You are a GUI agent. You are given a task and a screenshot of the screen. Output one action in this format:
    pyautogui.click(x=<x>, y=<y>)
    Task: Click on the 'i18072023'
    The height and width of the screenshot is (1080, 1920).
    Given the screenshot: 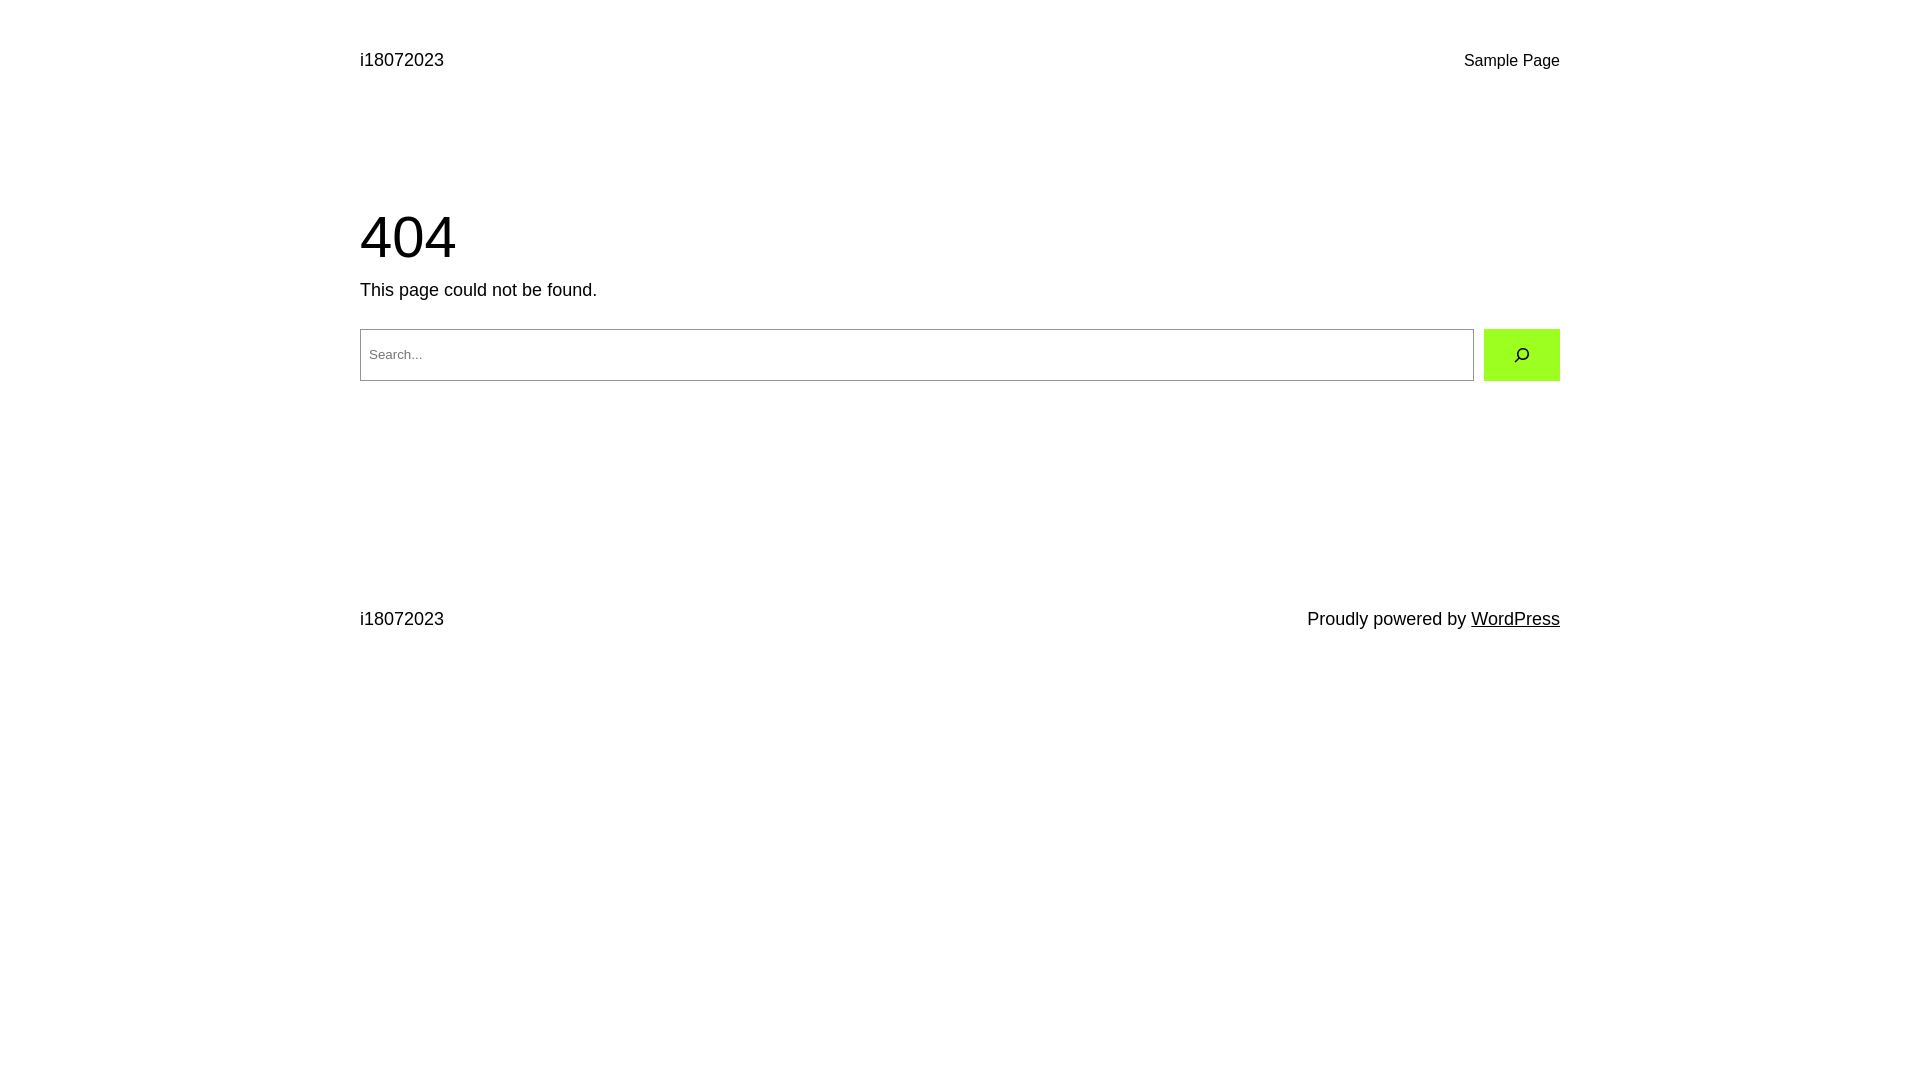 What is the action you would take?
    pyautogui.click(x=401, y=617)
    